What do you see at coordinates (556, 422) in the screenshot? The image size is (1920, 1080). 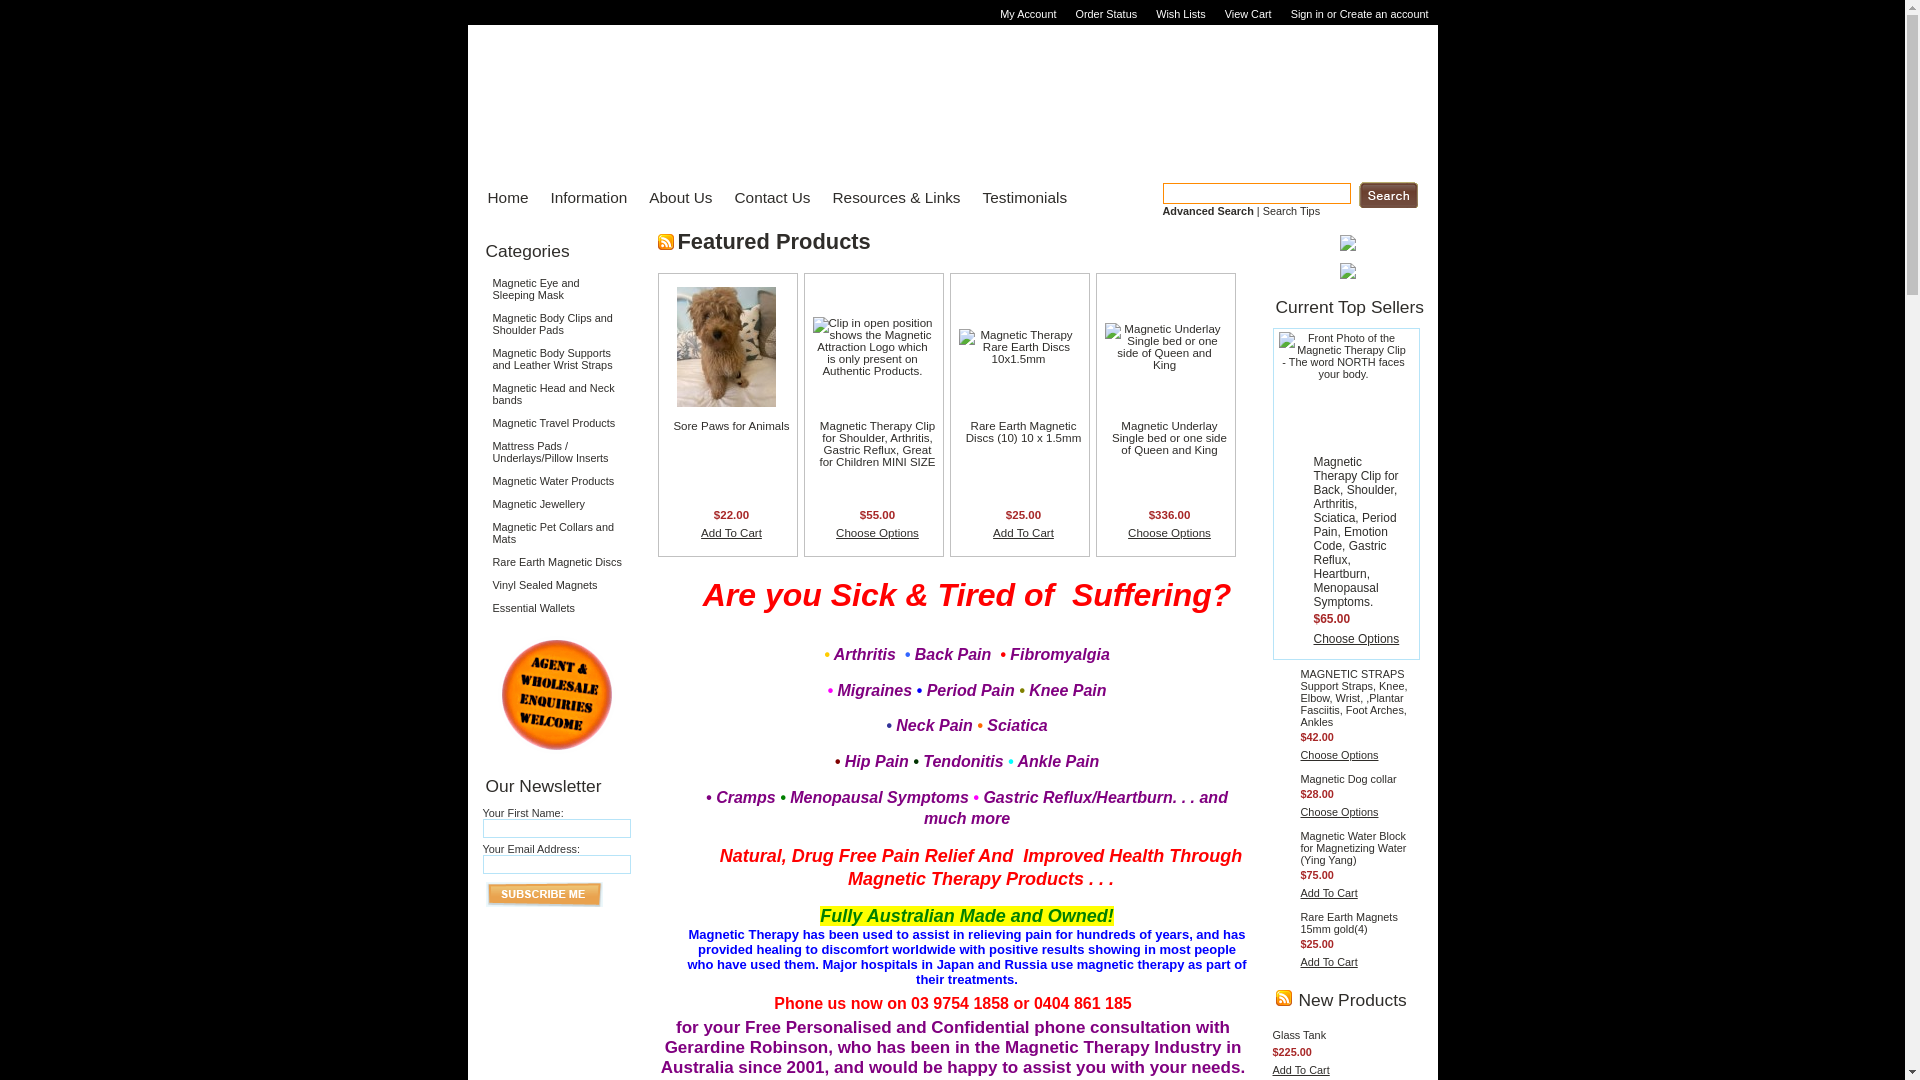 I see `'Magnetic Travel Products'` at bounding box center [556, 422].